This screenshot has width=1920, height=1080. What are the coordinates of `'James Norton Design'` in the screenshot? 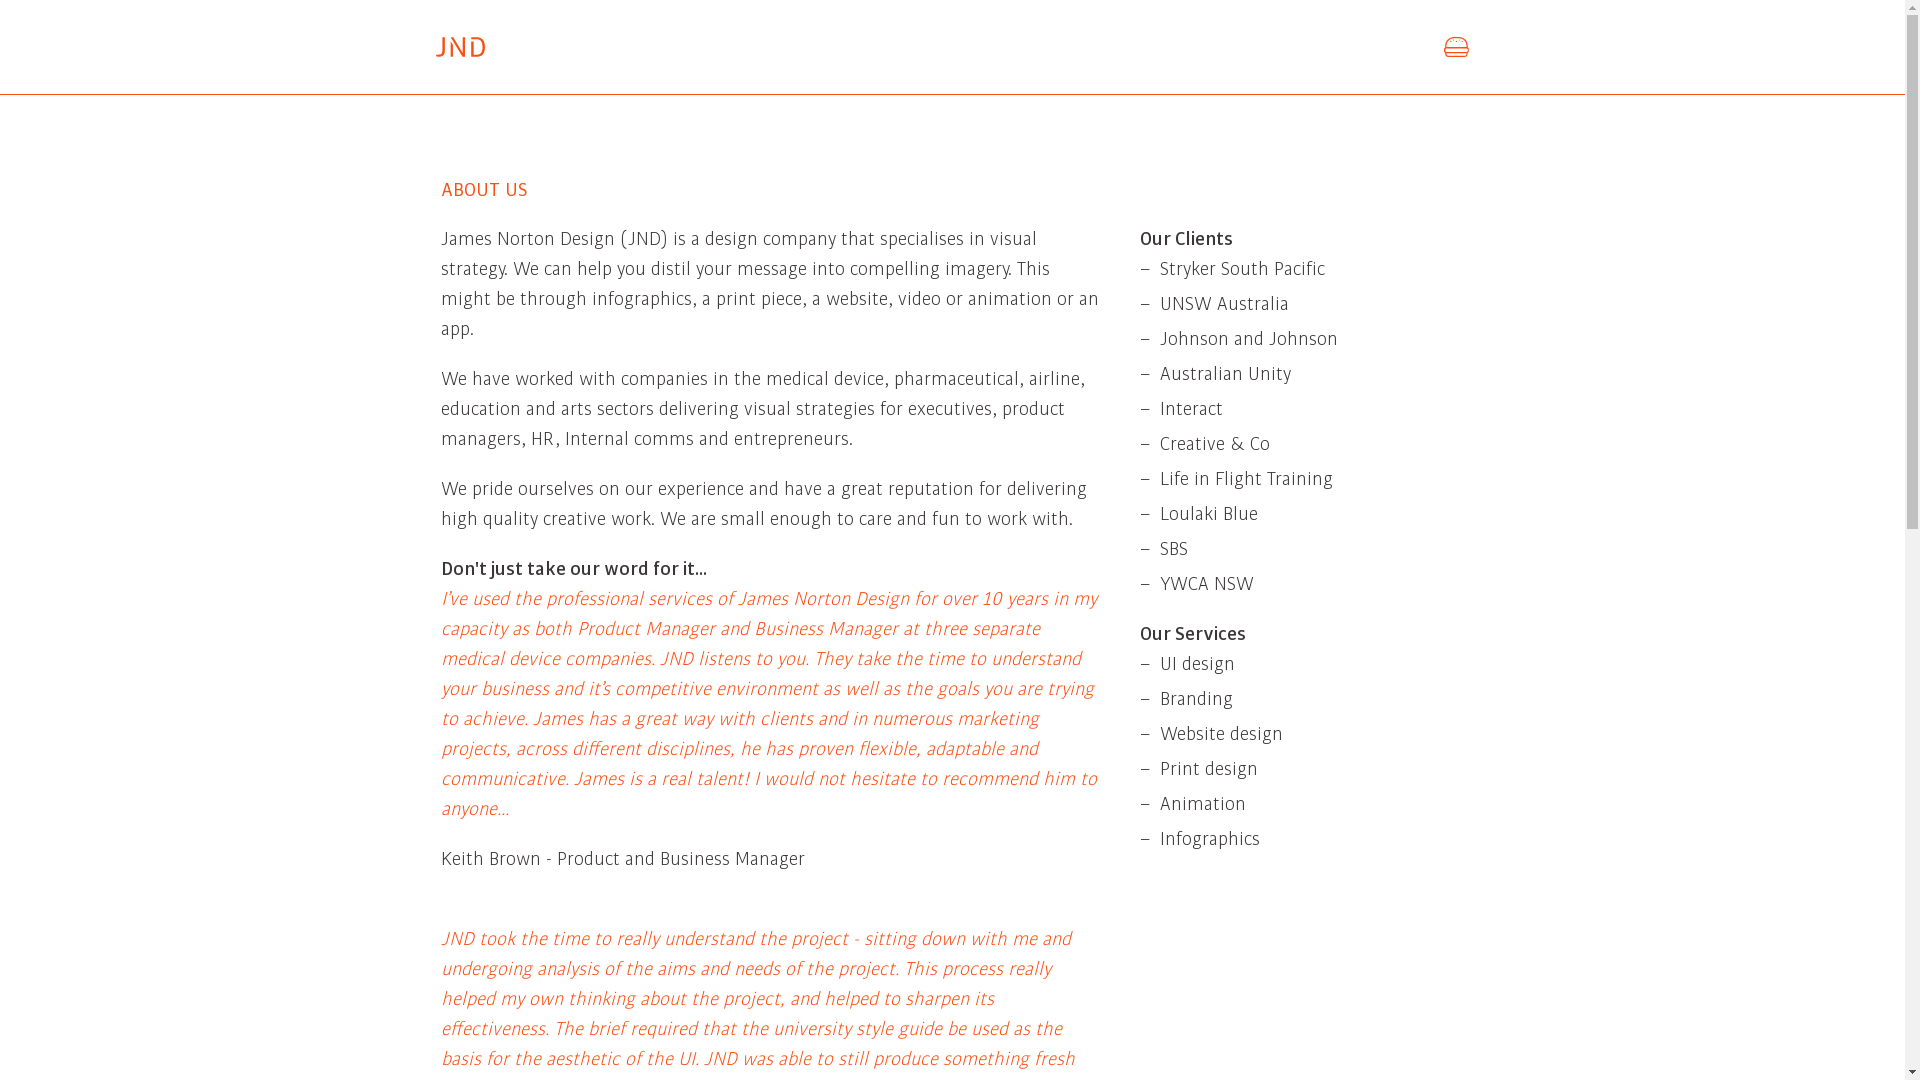 It's located at (459, 45).